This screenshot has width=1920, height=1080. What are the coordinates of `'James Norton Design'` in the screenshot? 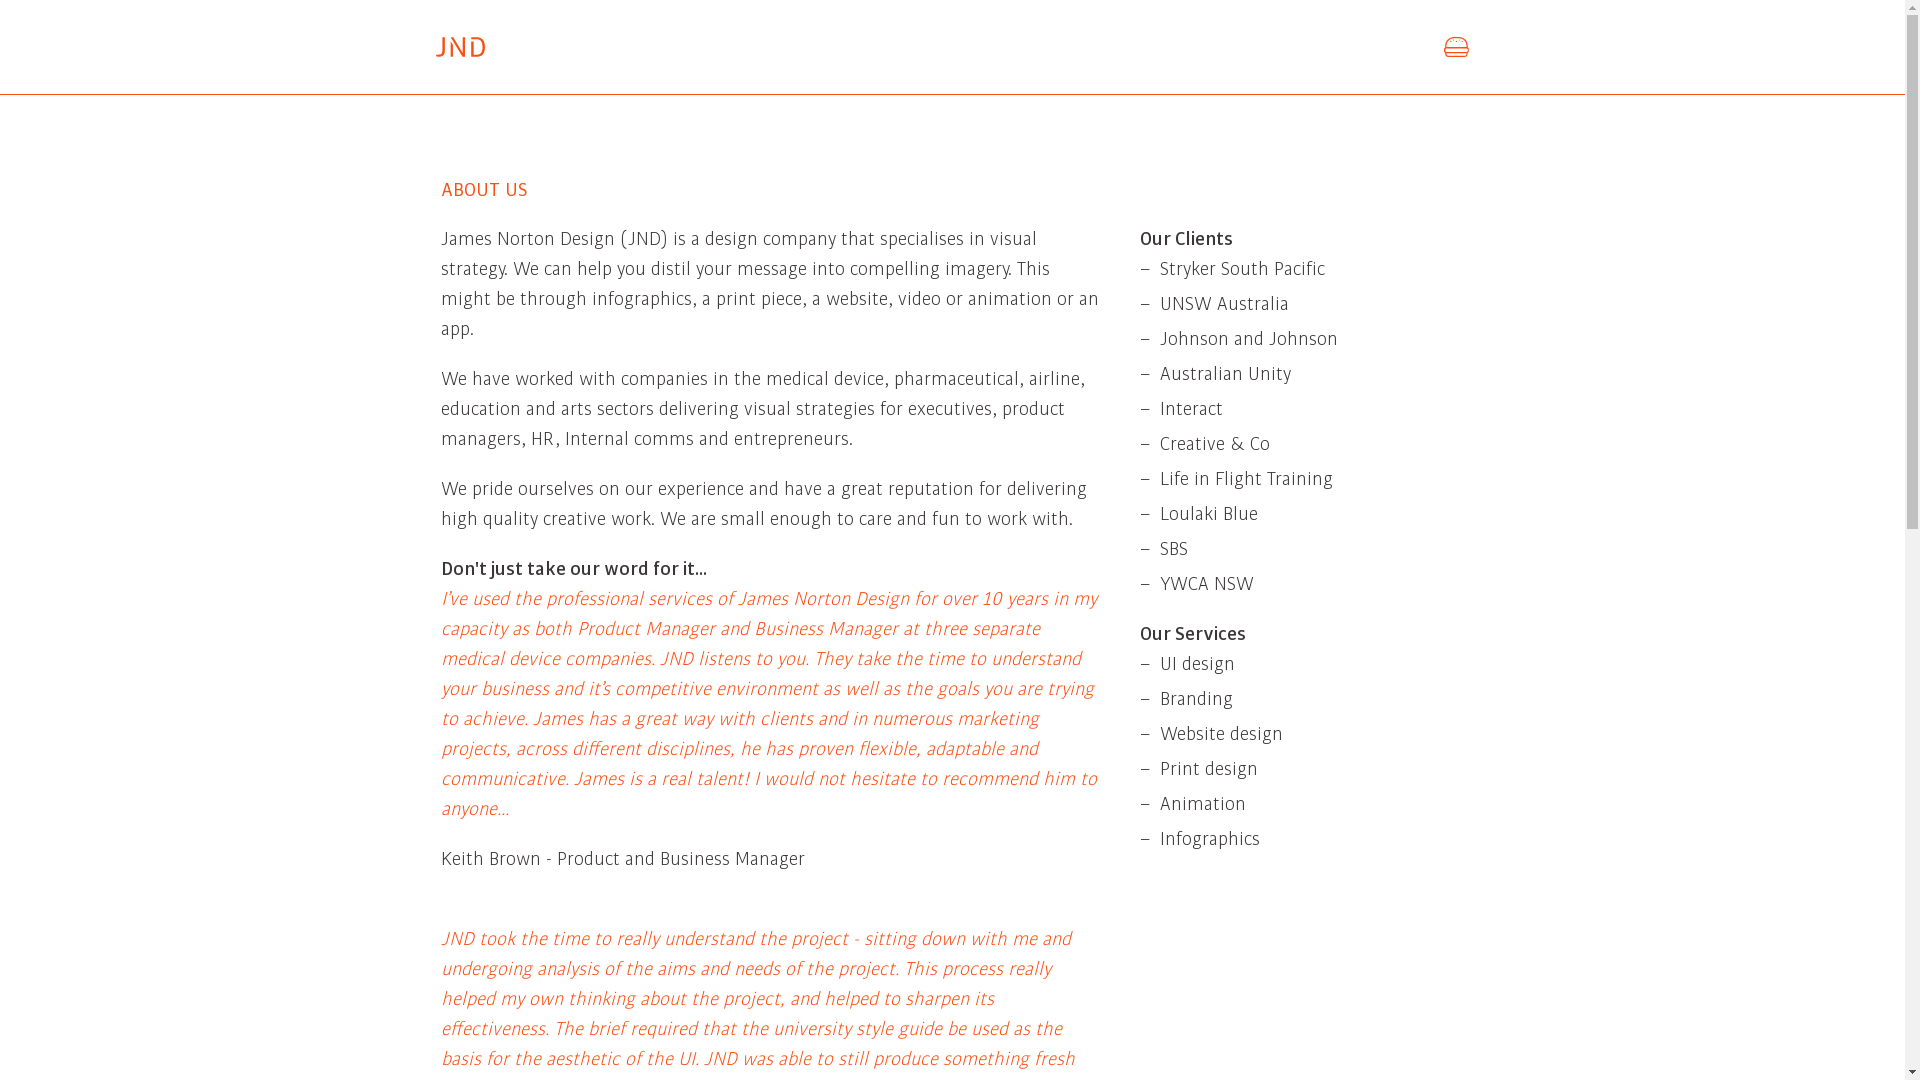 It's located at (459, 45).